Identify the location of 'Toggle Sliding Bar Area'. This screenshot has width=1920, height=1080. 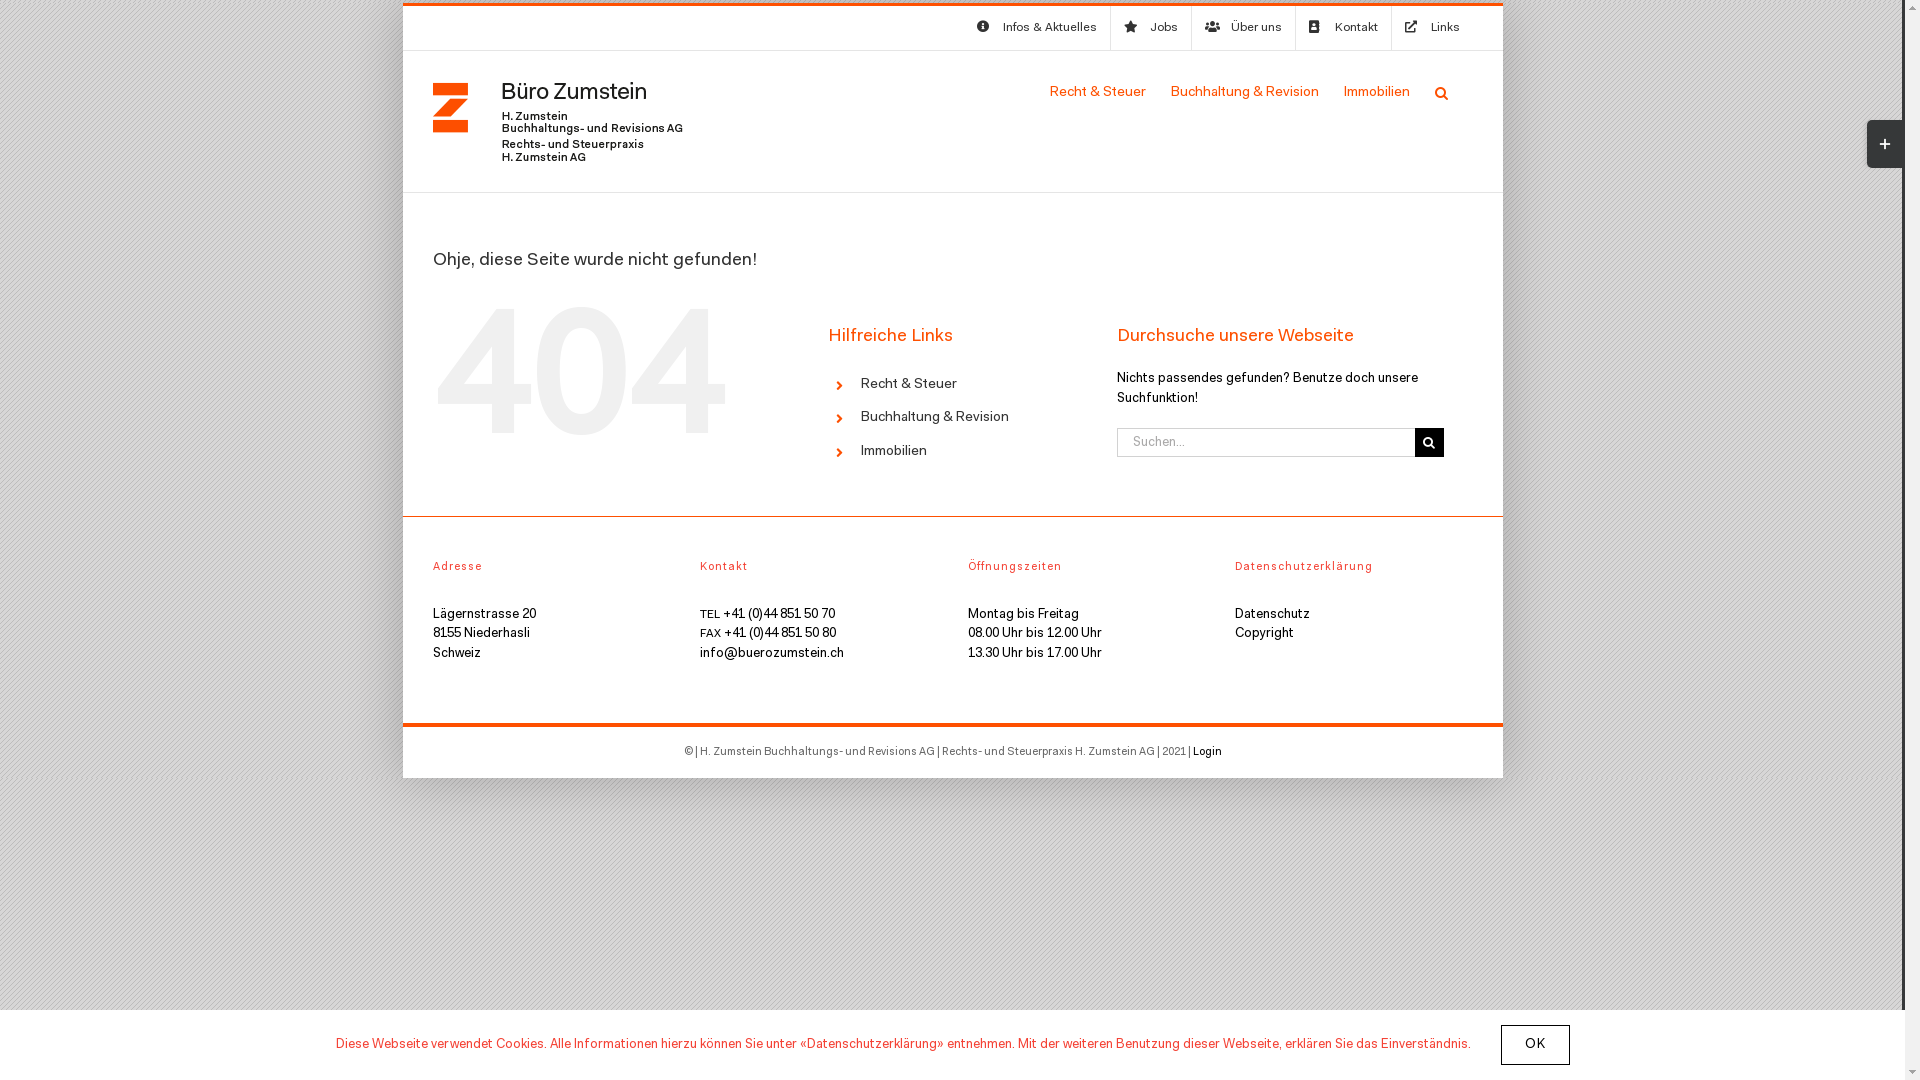
(1883, 142).